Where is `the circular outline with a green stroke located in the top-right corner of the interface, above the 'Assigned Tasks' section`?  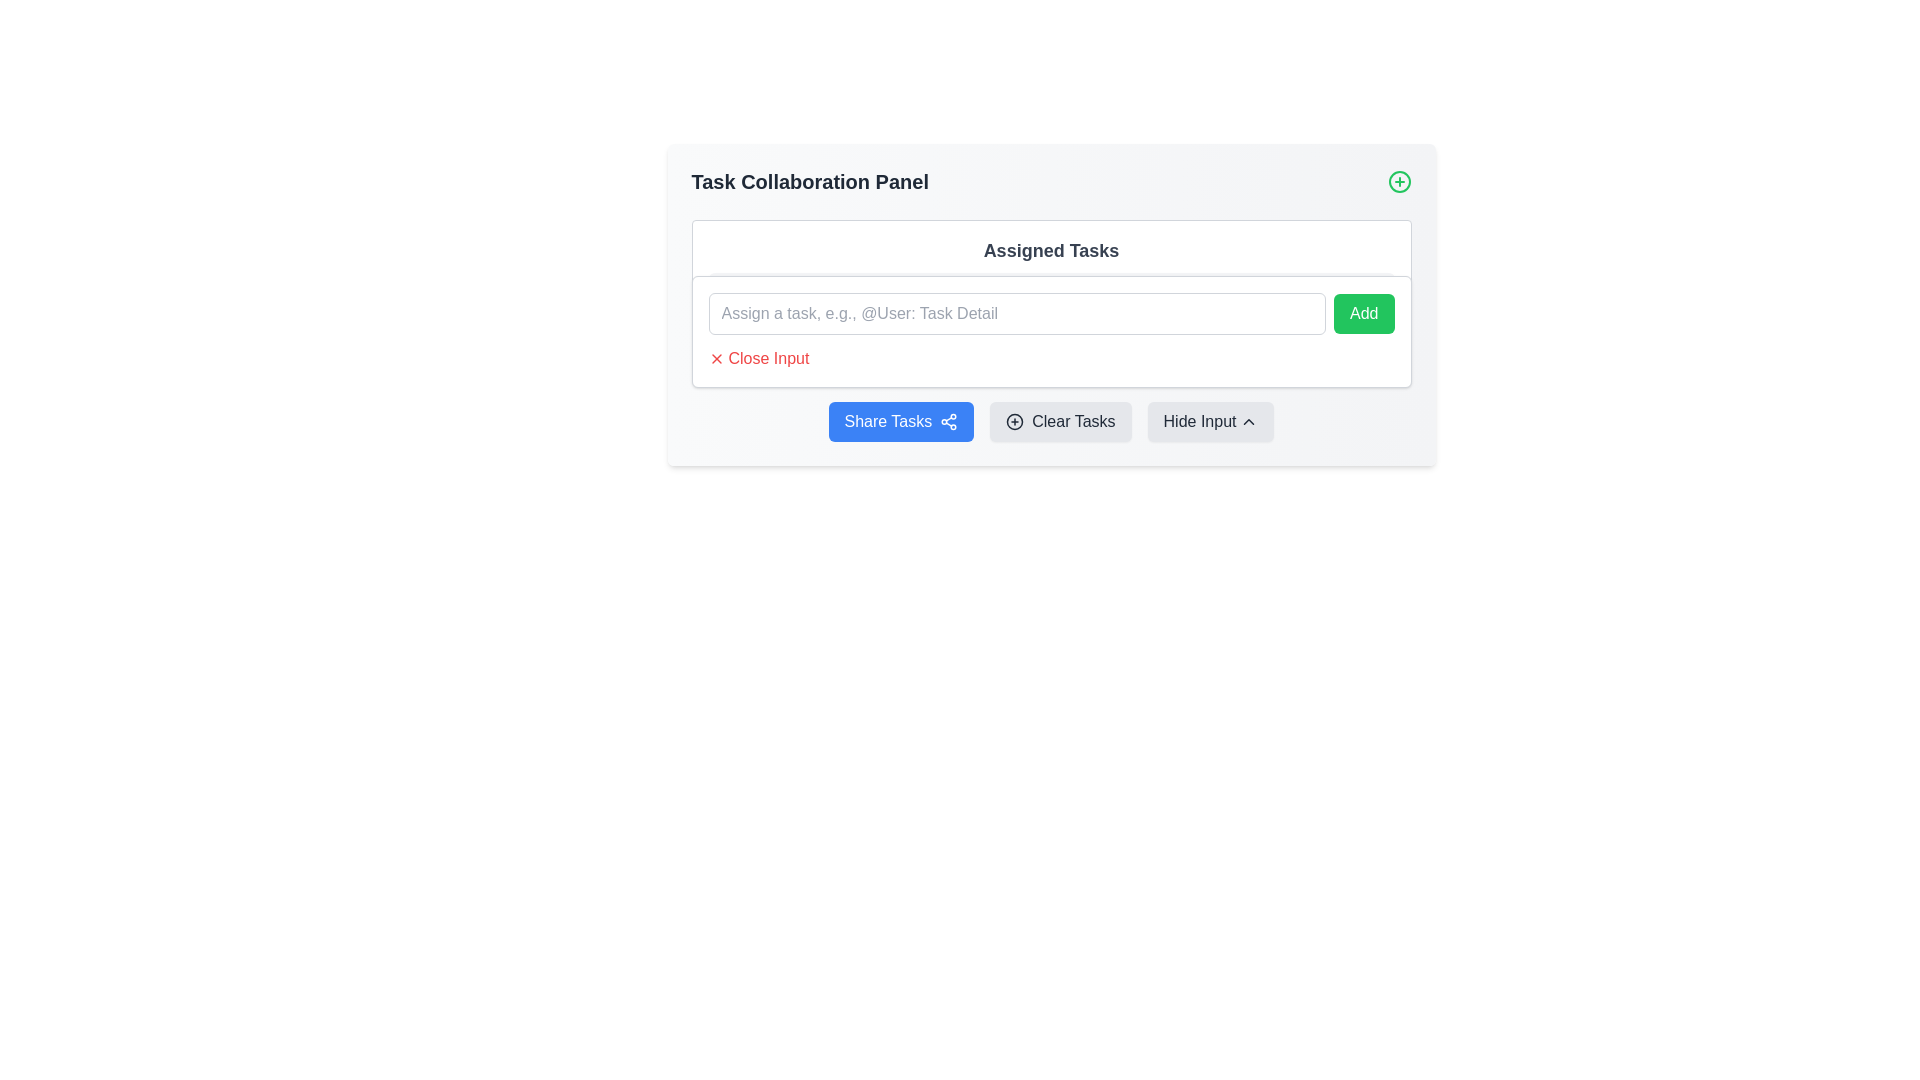
the circular outline with a green stroke located in the top-right corner of the interface, above the 'Assigned Tasks' section is located at coordinates (1398, 181).